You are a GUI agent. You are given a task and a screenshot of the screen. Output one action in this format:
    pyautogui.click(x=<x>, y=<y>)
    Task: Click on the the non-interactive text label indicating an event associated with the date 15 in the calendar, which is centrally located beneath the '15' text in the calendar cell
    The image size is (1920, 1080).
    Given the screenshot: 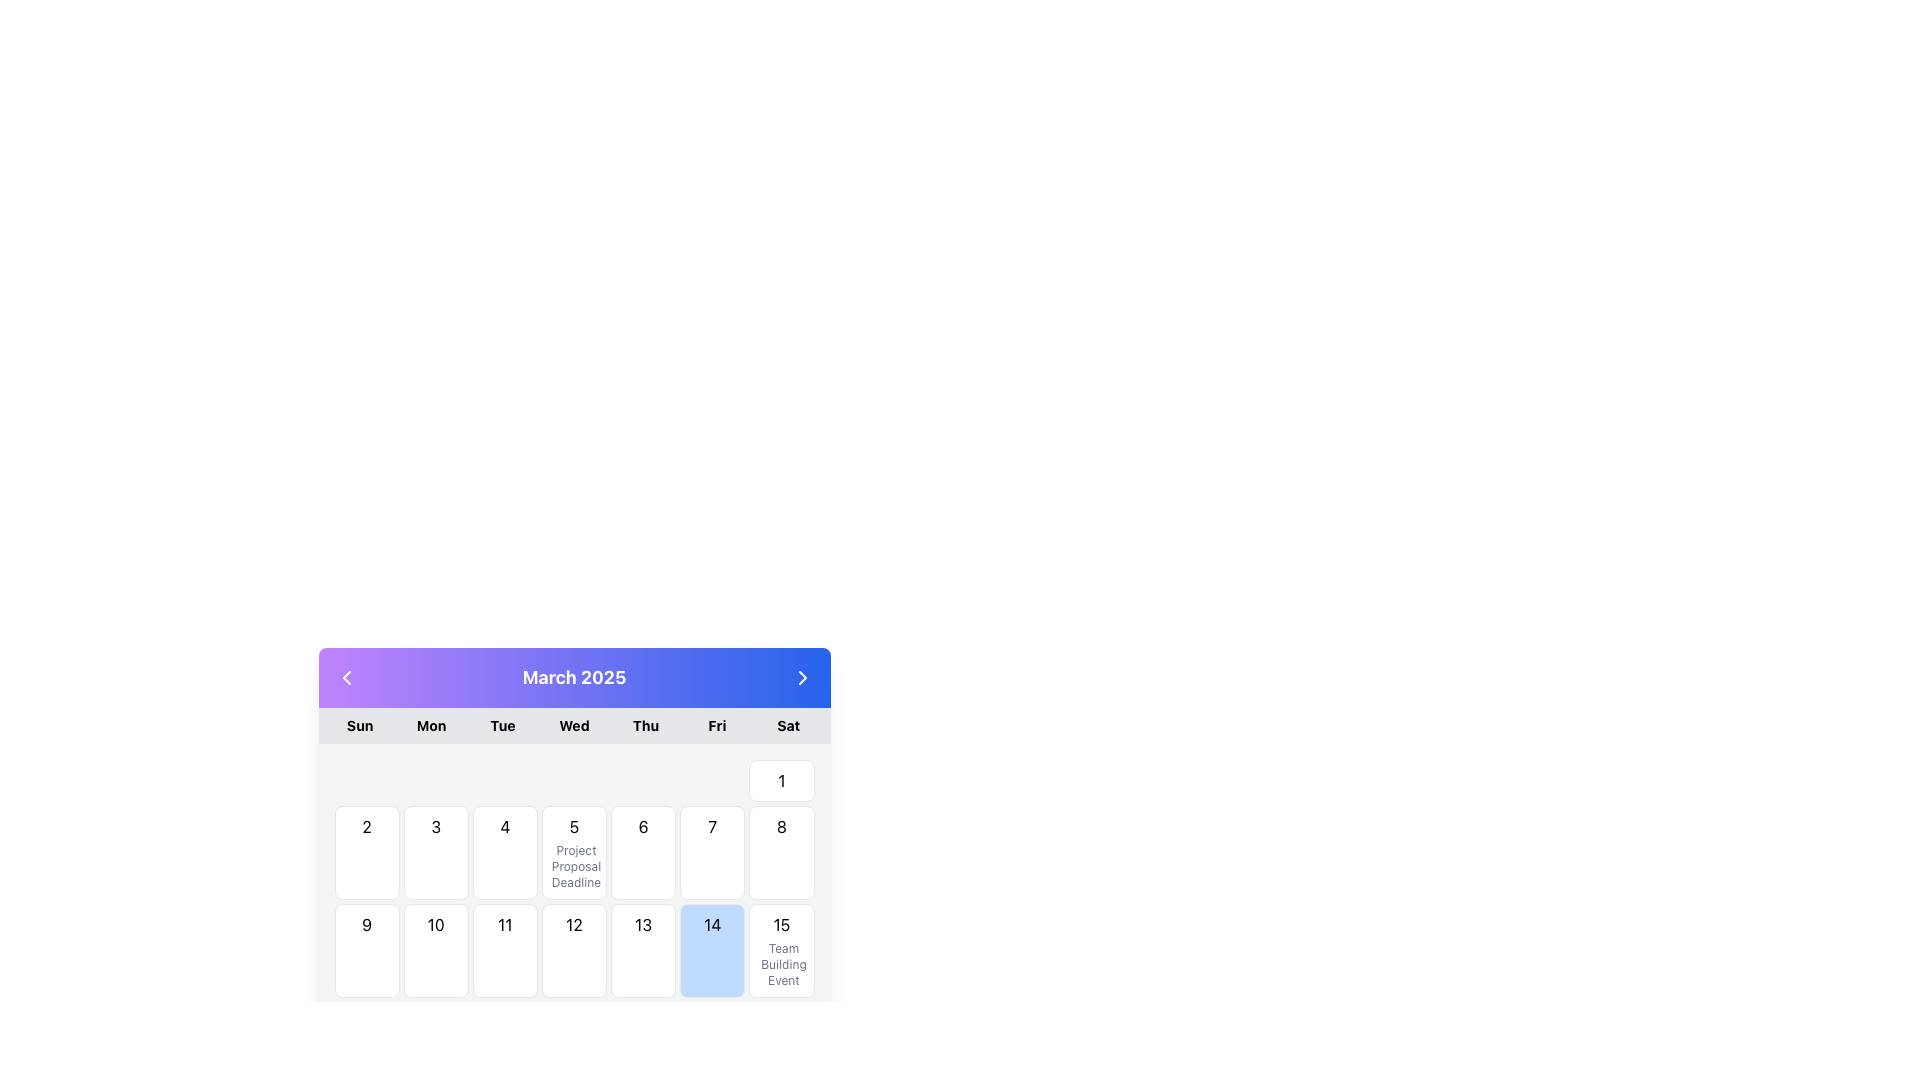 What is the action you would take?
    pyautogui.click(x=781, y=963)
    